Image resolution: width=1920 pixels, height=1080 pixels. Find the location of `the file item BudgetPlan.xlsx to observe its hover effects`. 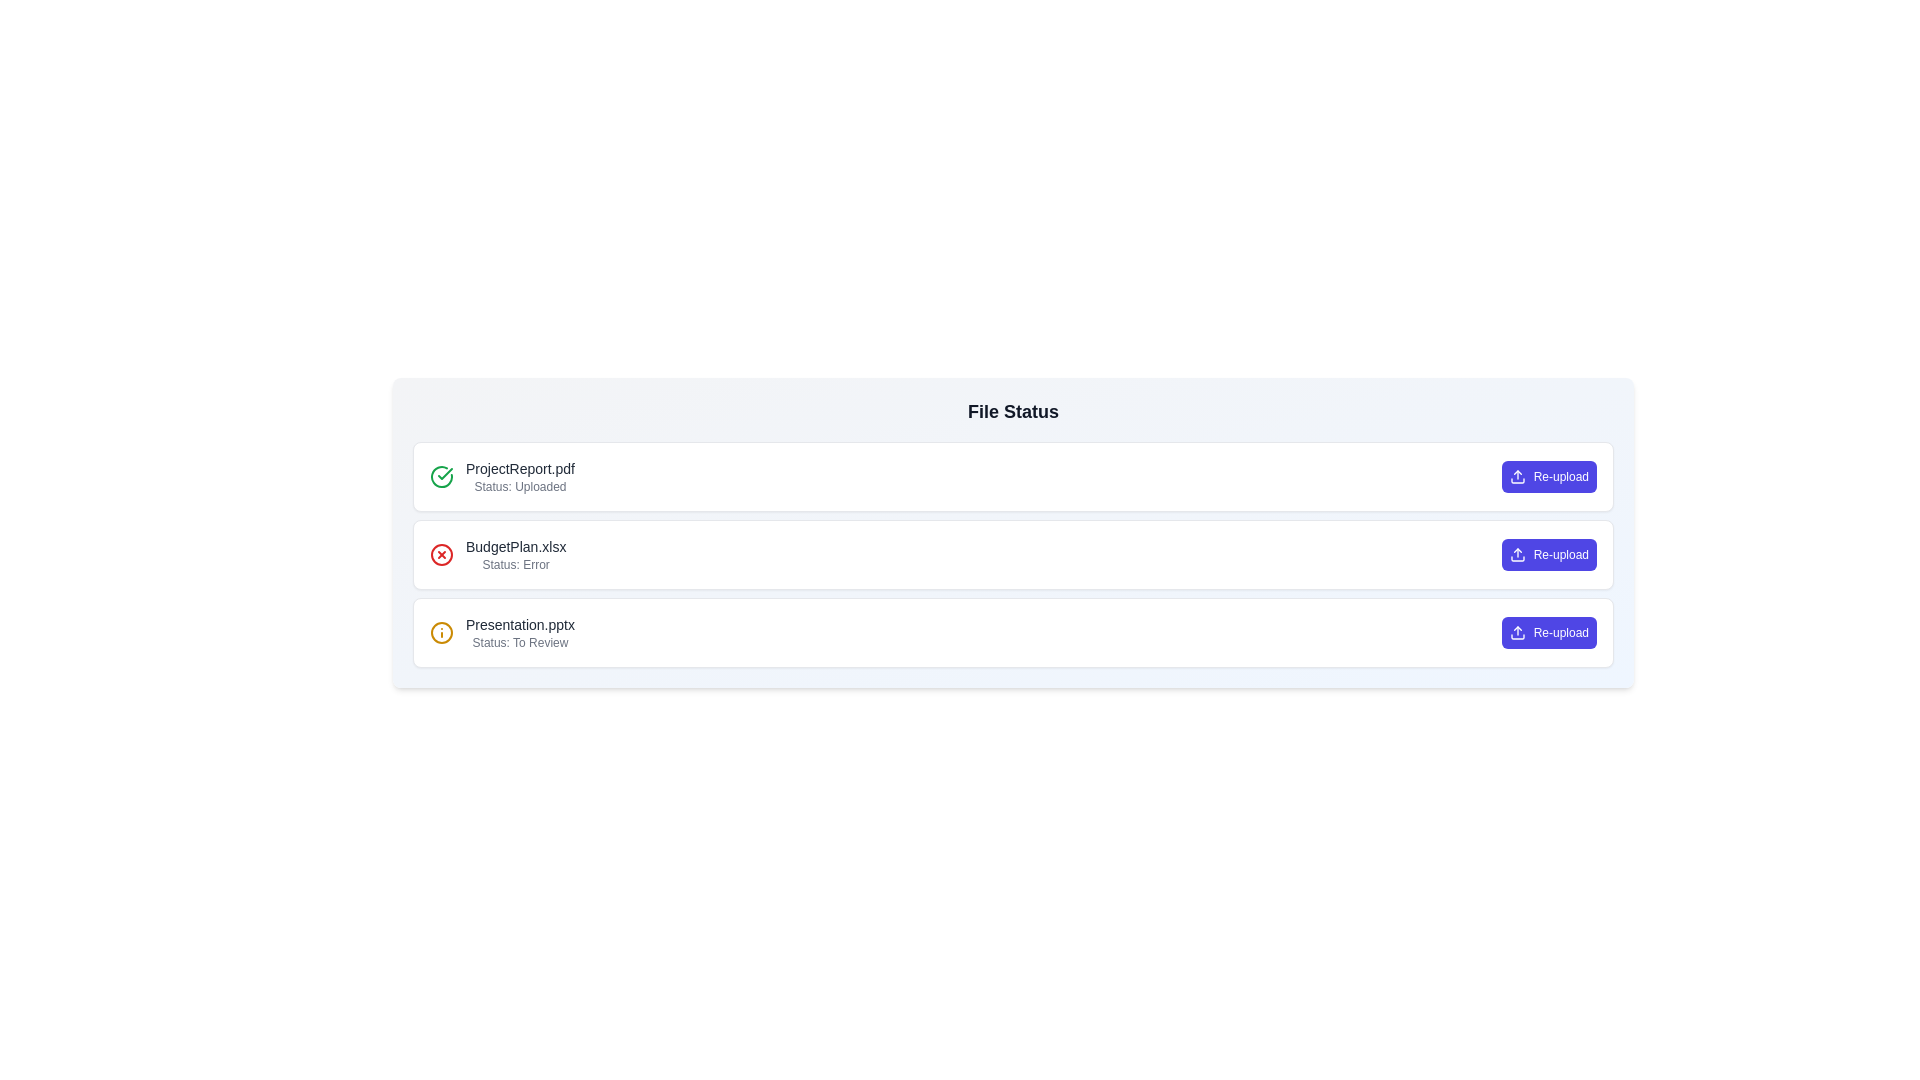

the file item BudgetPlan.xlsx to observe its hover effects is located at coordinates (1013, 555).